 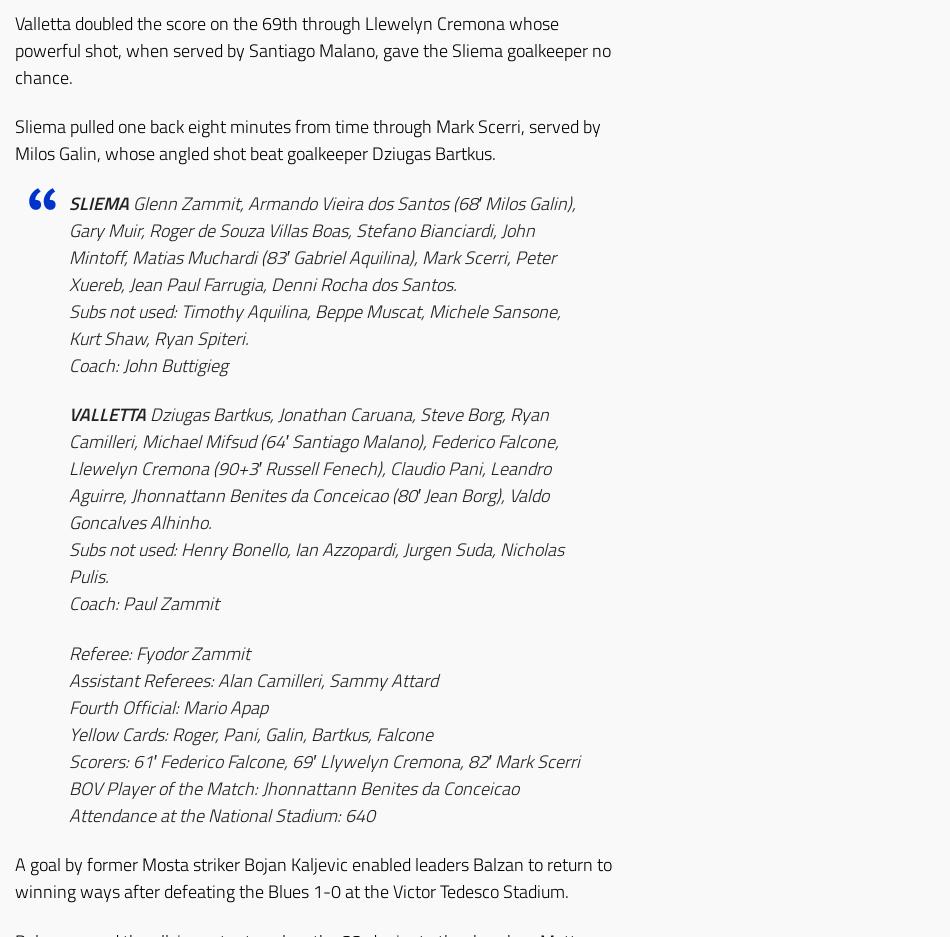 I want to click on 'Assistant Referees: Alan Camilleri, Sammy Attard', so click(x=252, y=678).